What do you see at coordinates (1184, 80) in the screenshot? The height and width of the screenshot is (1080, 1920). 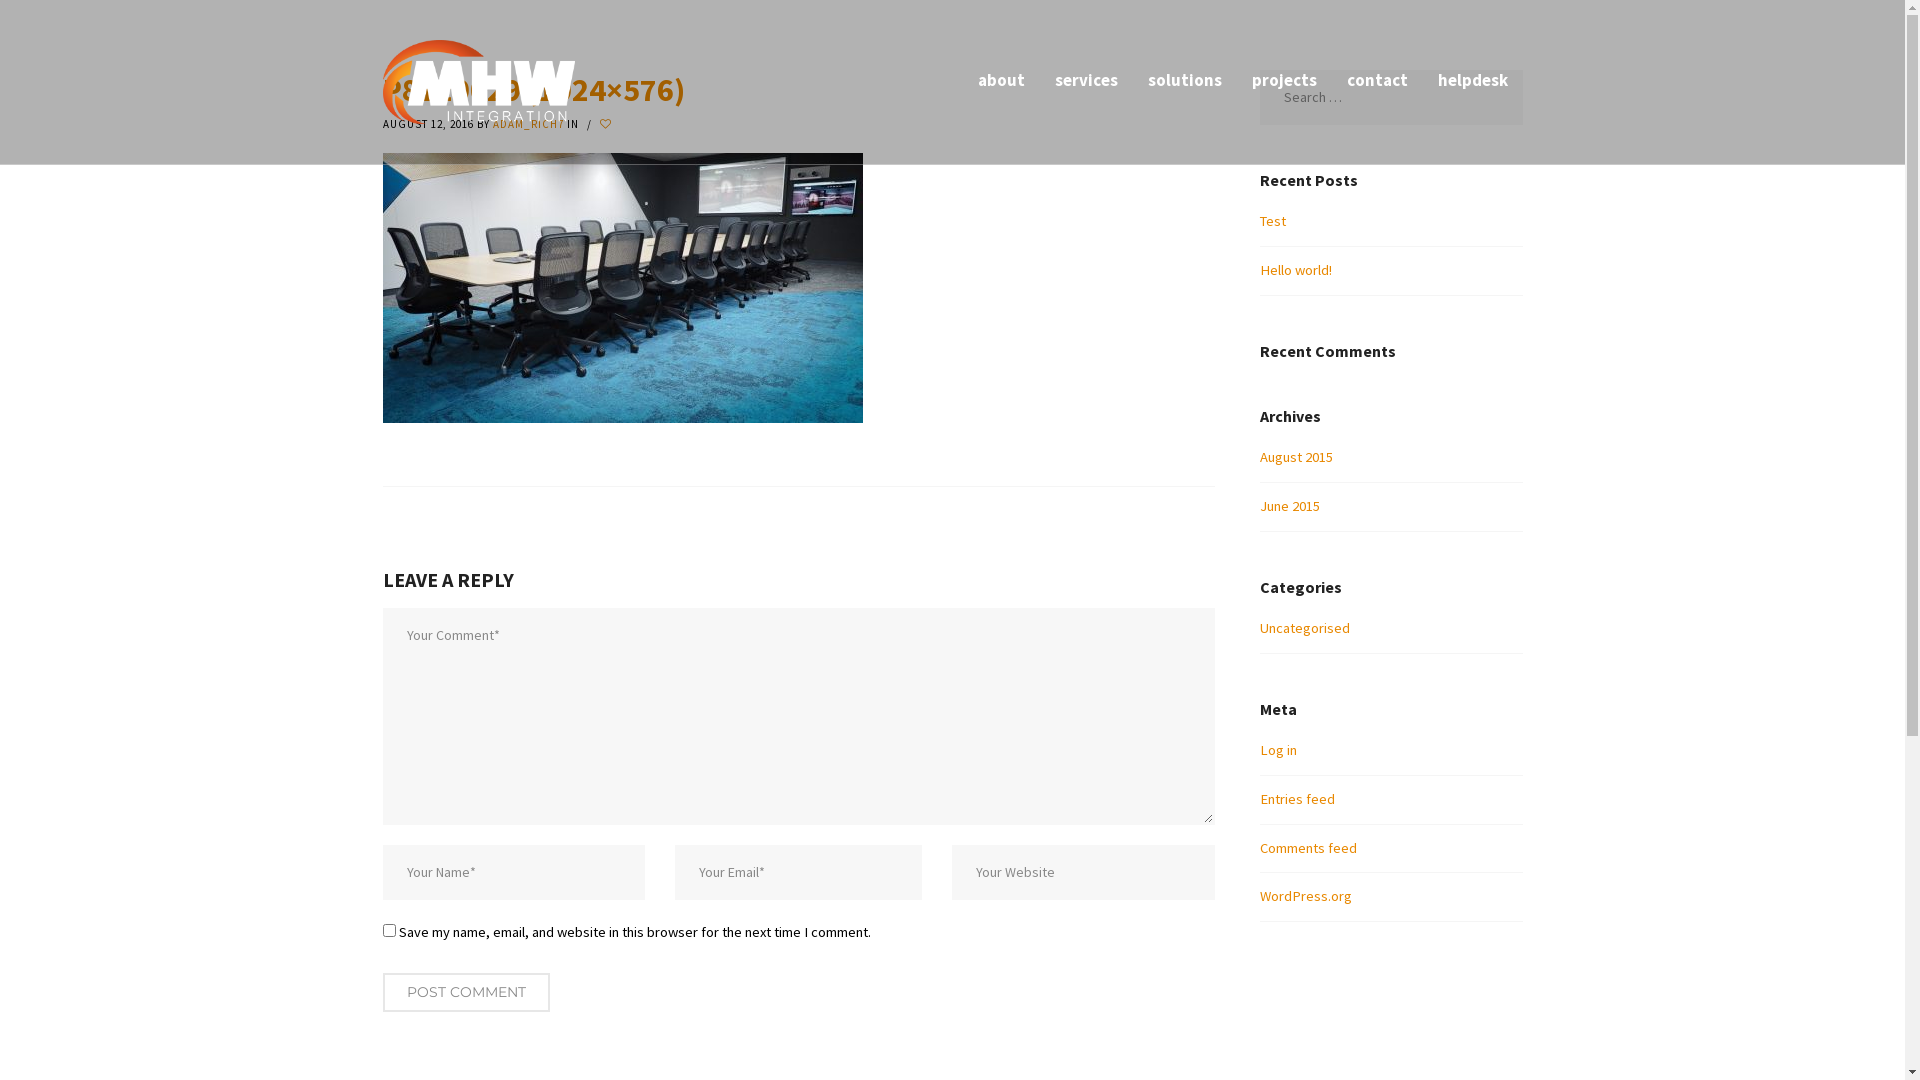 I see `'solutions'` at bounding box center [1184, 80].